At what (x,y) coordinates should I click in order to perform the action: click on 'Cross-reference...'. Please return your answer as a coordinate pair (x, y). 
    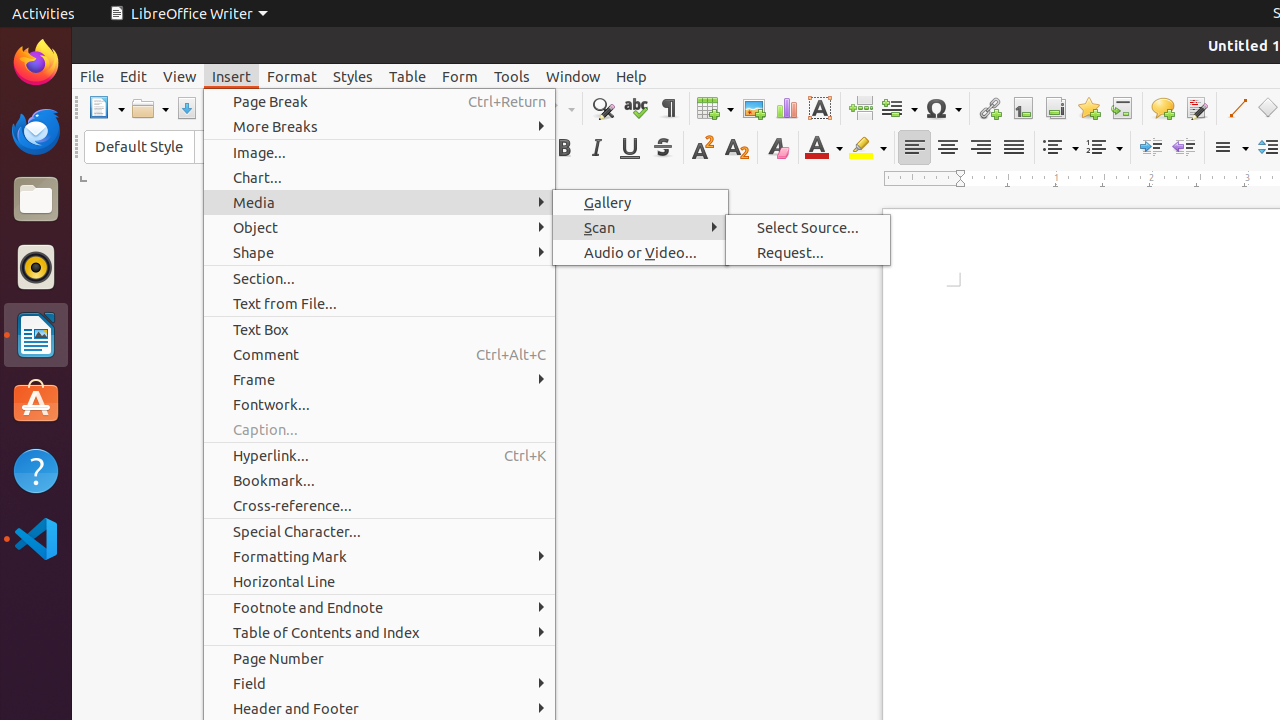
    Looking at the image, I should click on (379, 504).